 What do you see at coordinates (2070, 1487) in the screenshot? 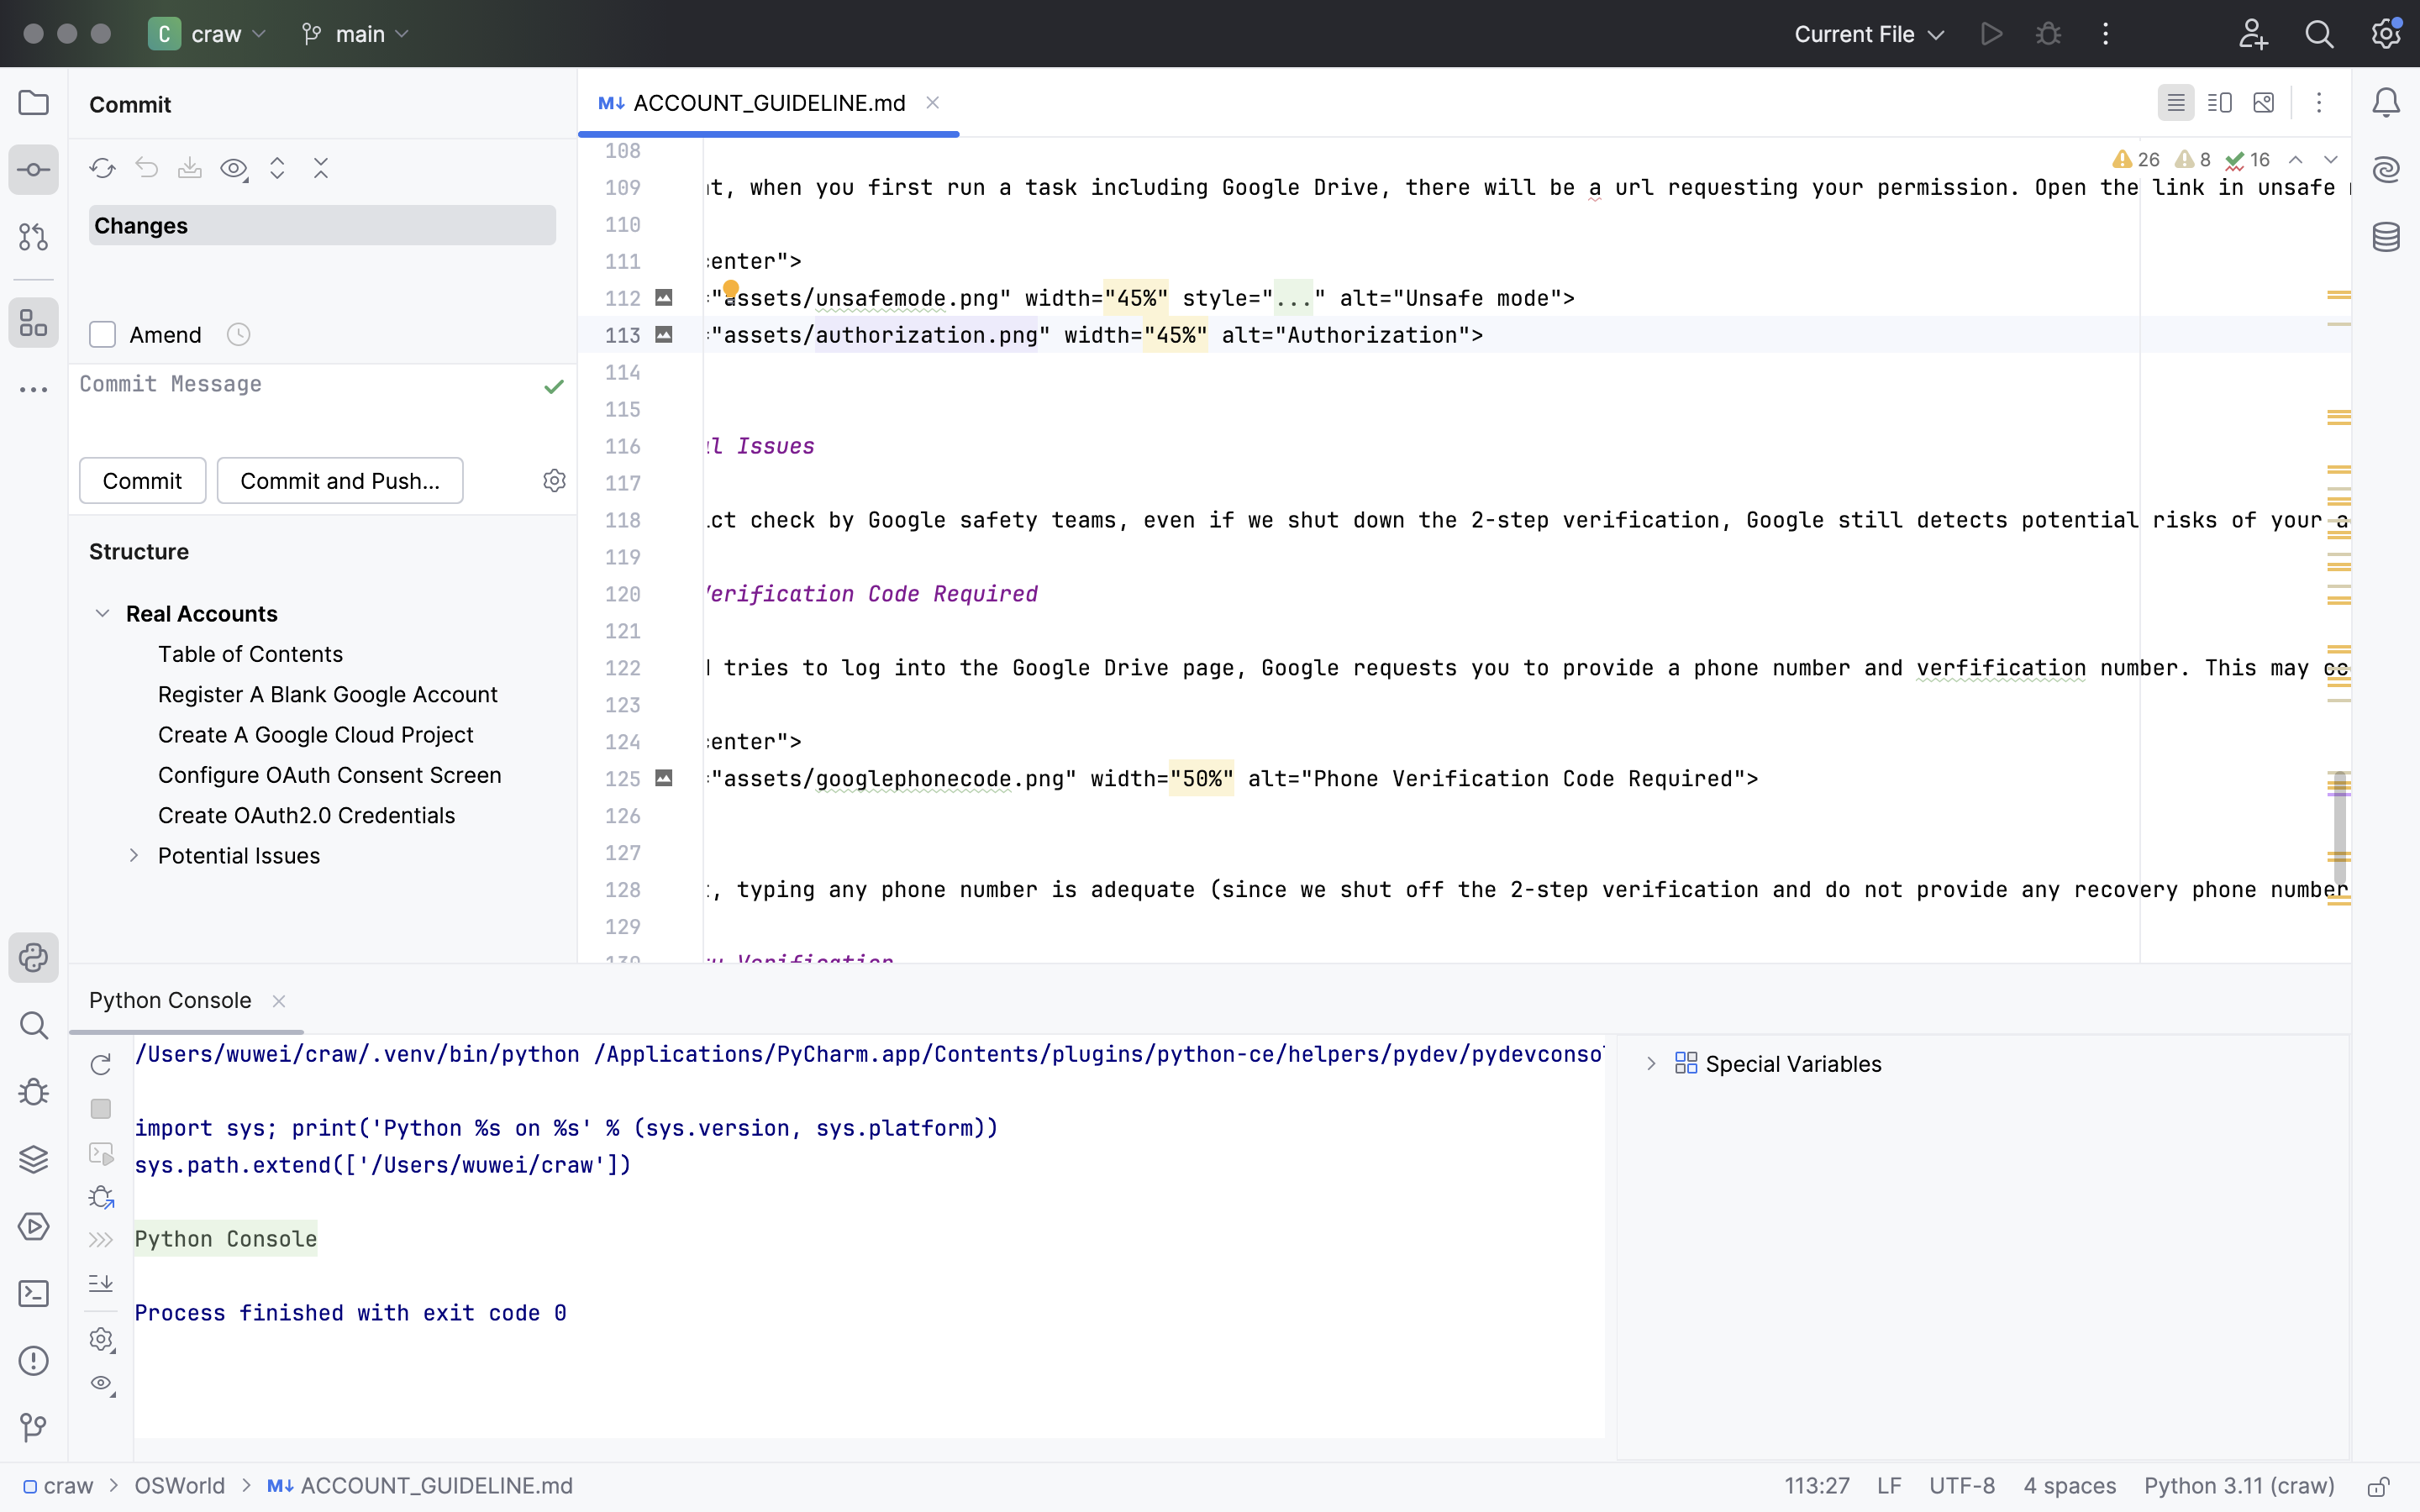
I see `'4 spaces'` at bounding box center [2070, 1487].